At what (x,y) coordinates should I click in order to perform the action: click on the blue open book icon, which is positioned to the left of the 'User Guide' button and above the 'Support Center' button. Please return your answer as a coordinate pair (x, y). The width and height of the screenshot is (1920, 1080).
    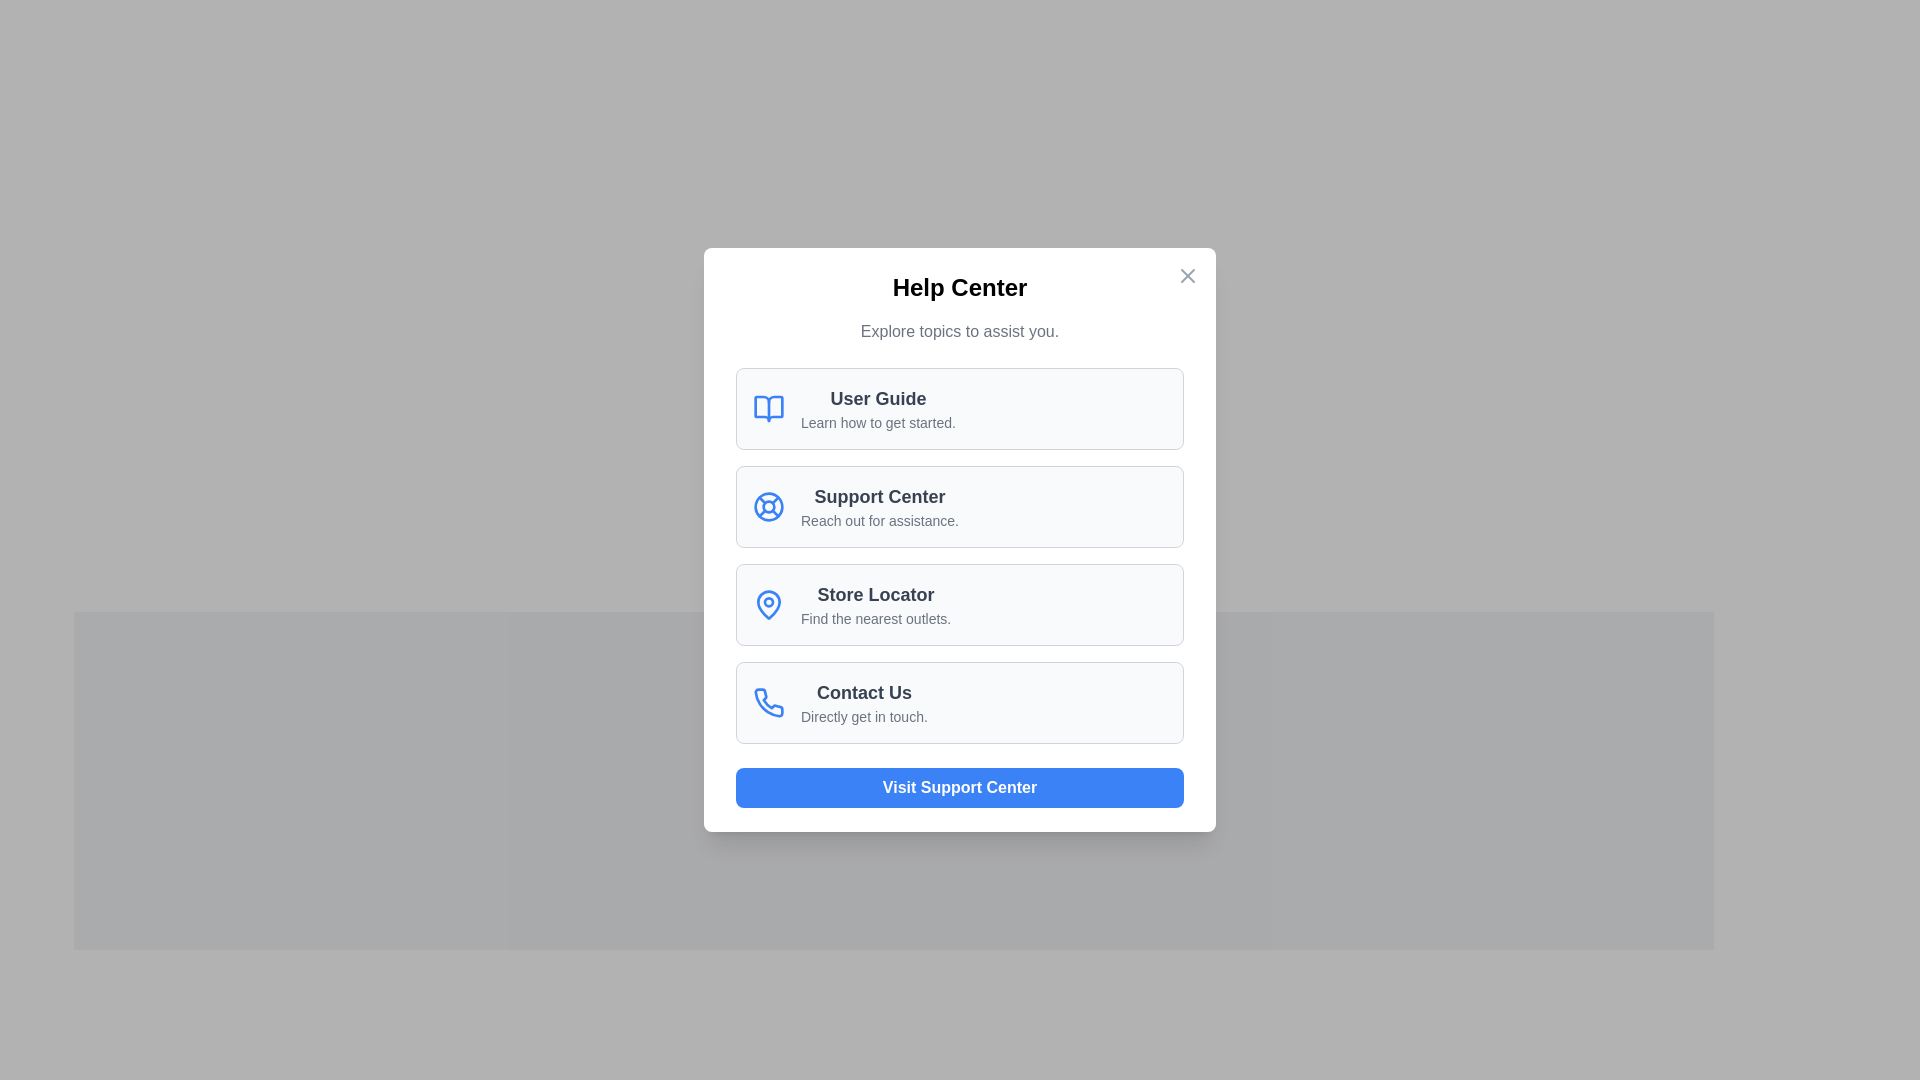
    Looking at the image, I should click on (767, 407).